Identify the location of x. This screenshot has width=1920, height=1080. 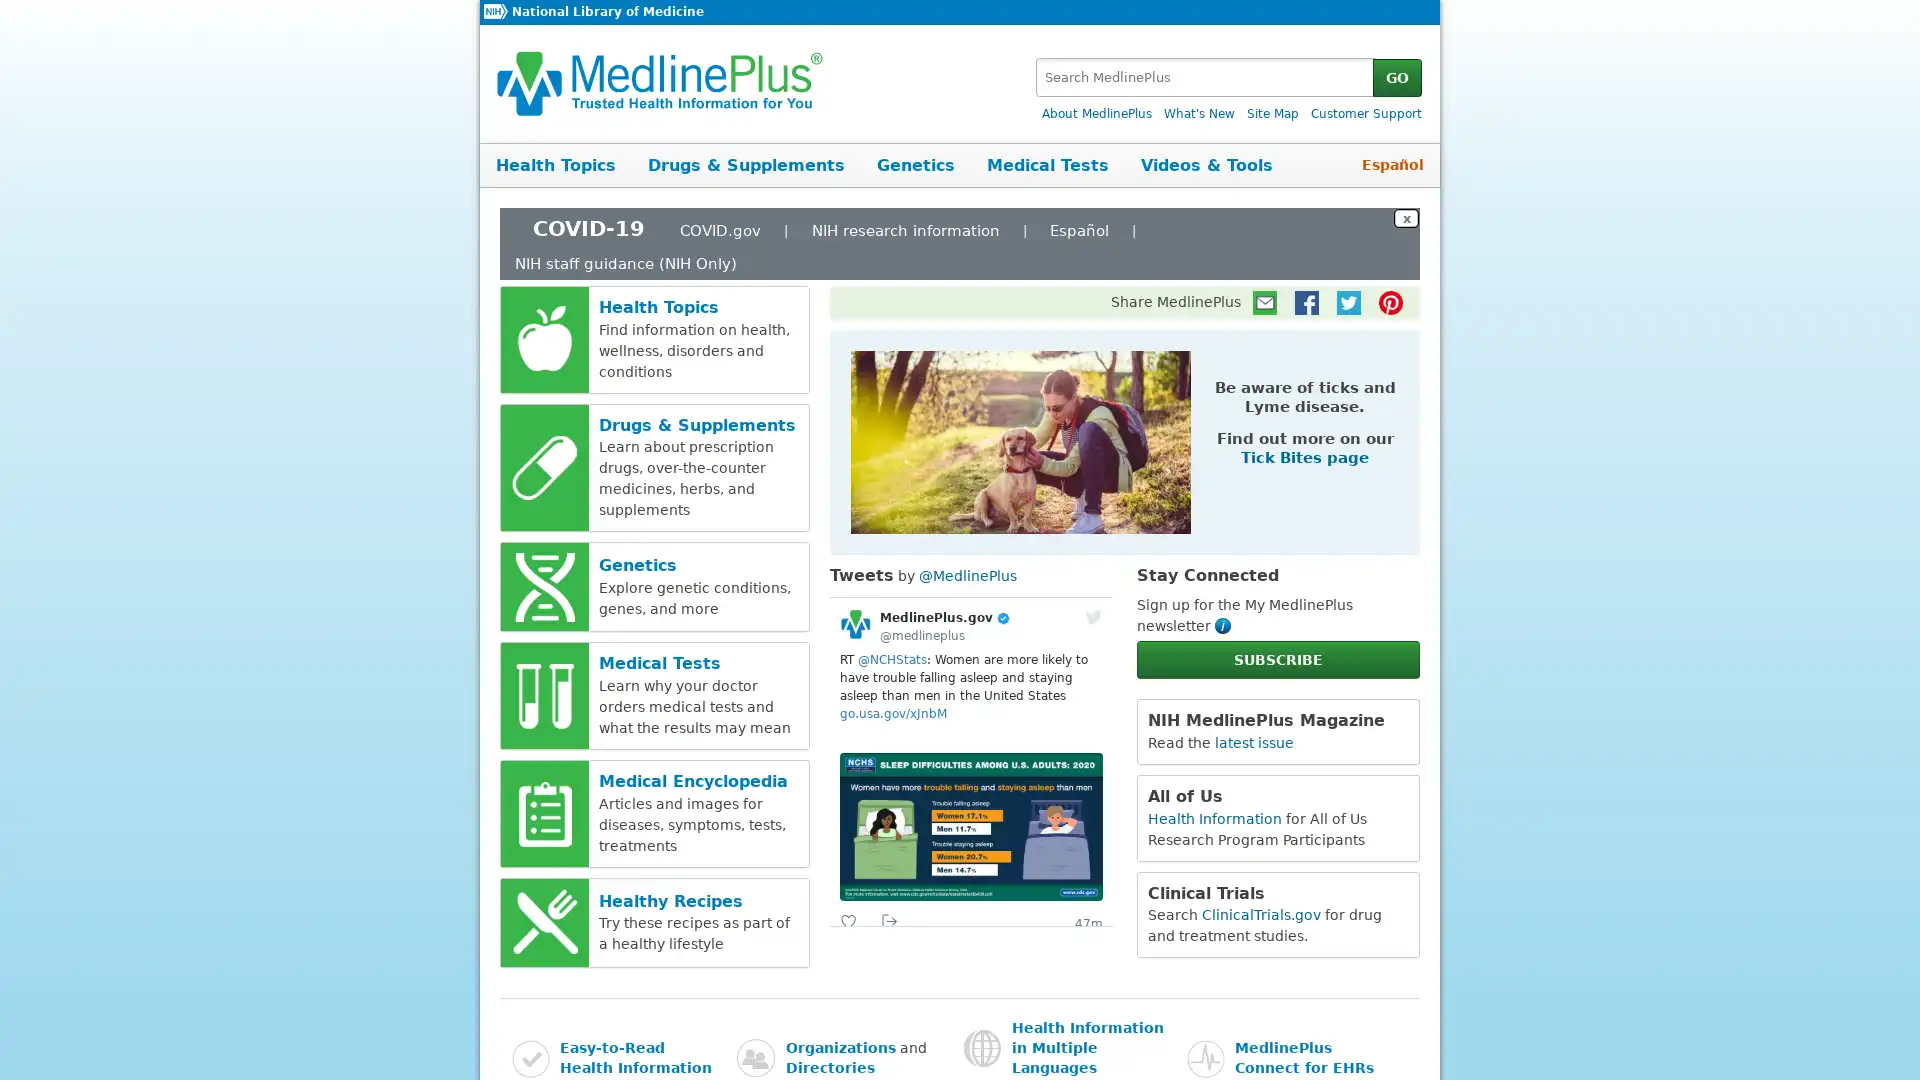
(1405, 217).